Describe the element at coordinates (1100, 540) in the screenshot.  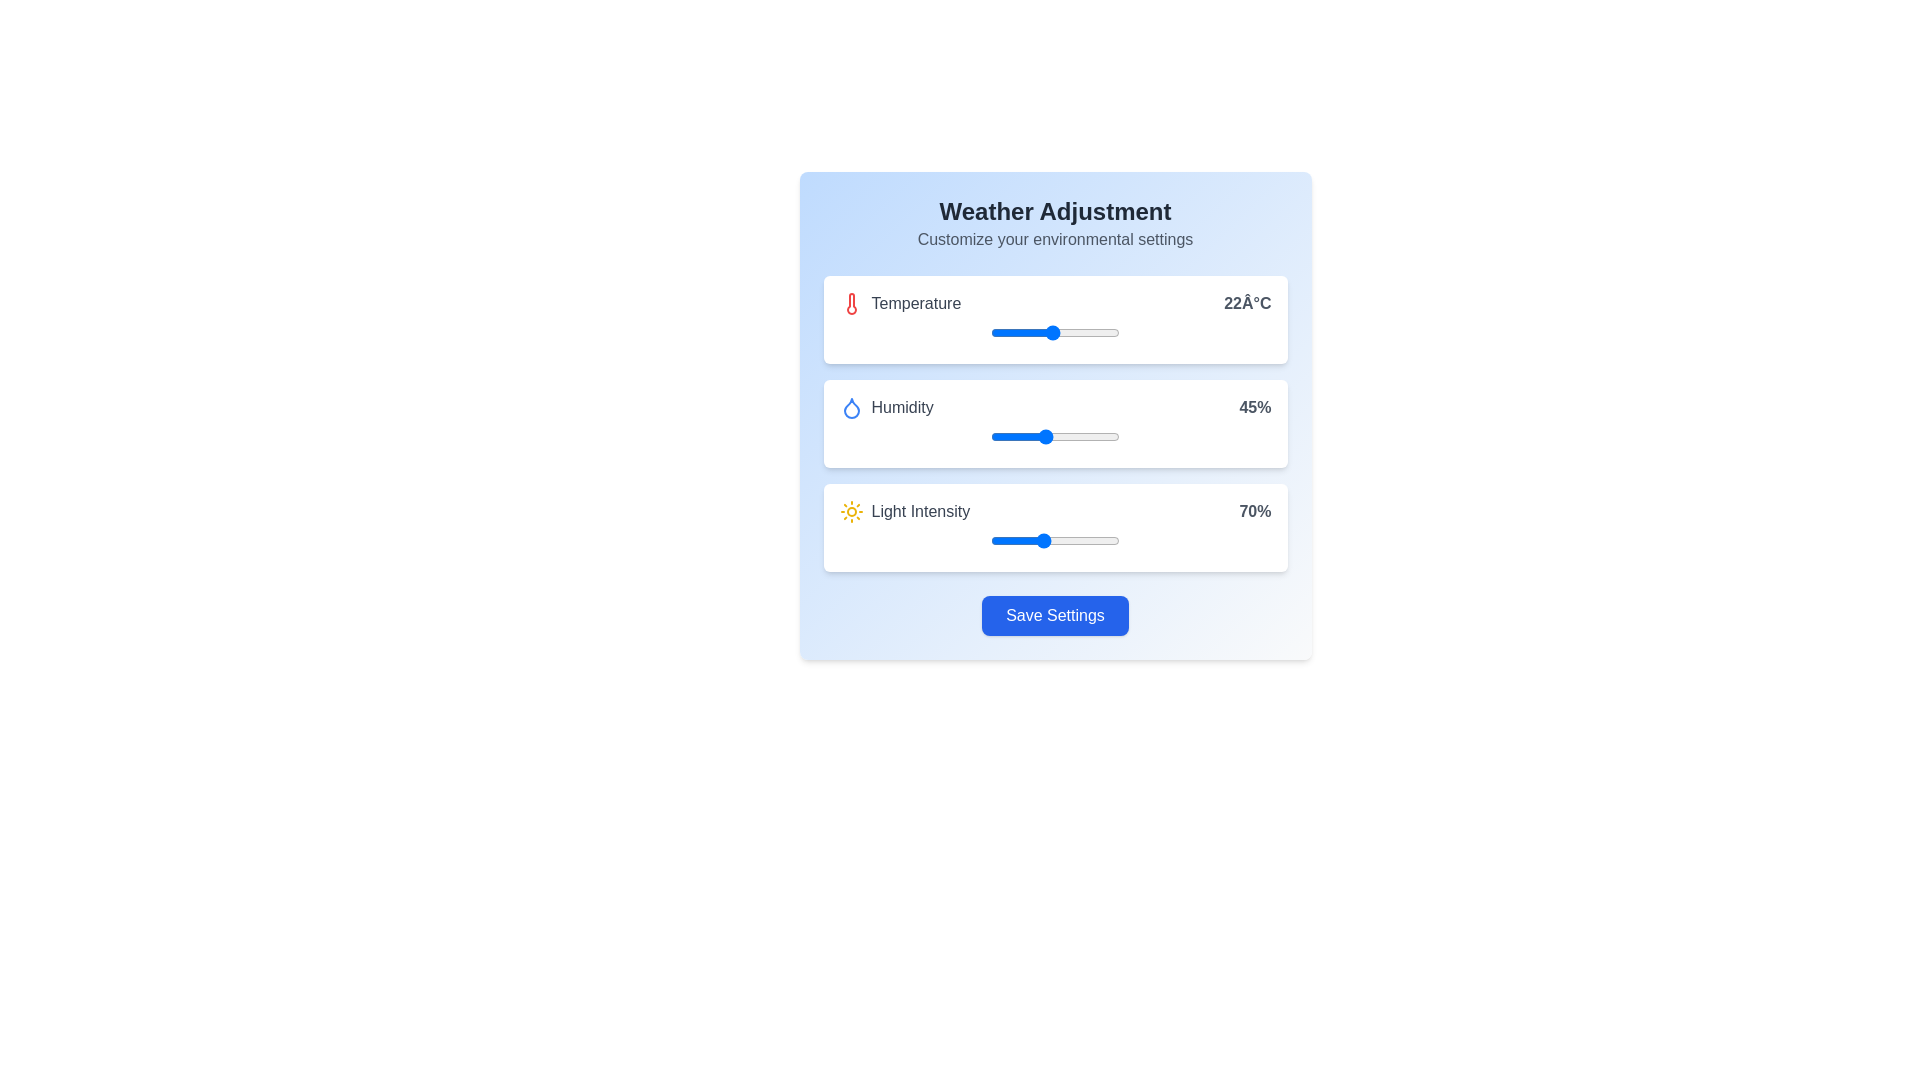
I see `the light intensity` at that location.